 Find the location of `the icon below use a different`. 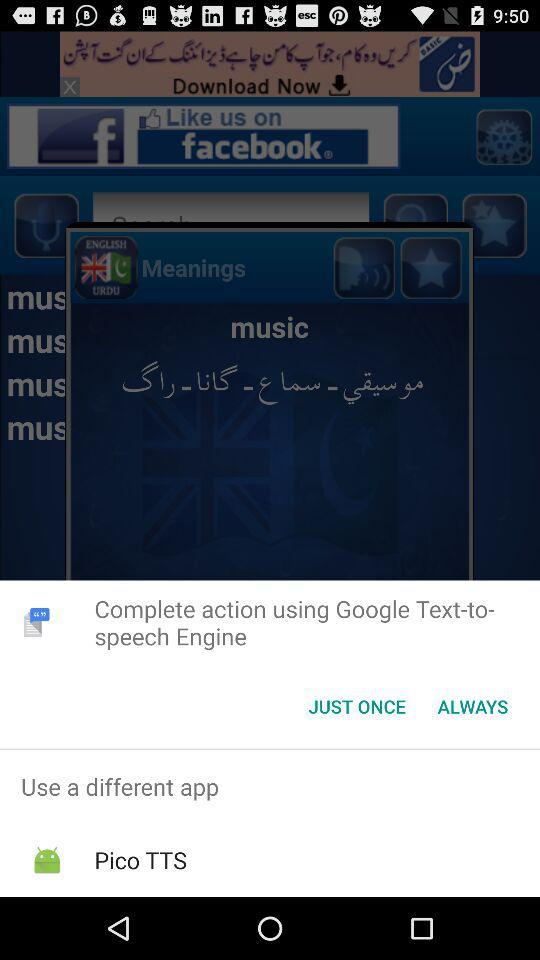

the icon below use a different is located at coordinates (139, 859).